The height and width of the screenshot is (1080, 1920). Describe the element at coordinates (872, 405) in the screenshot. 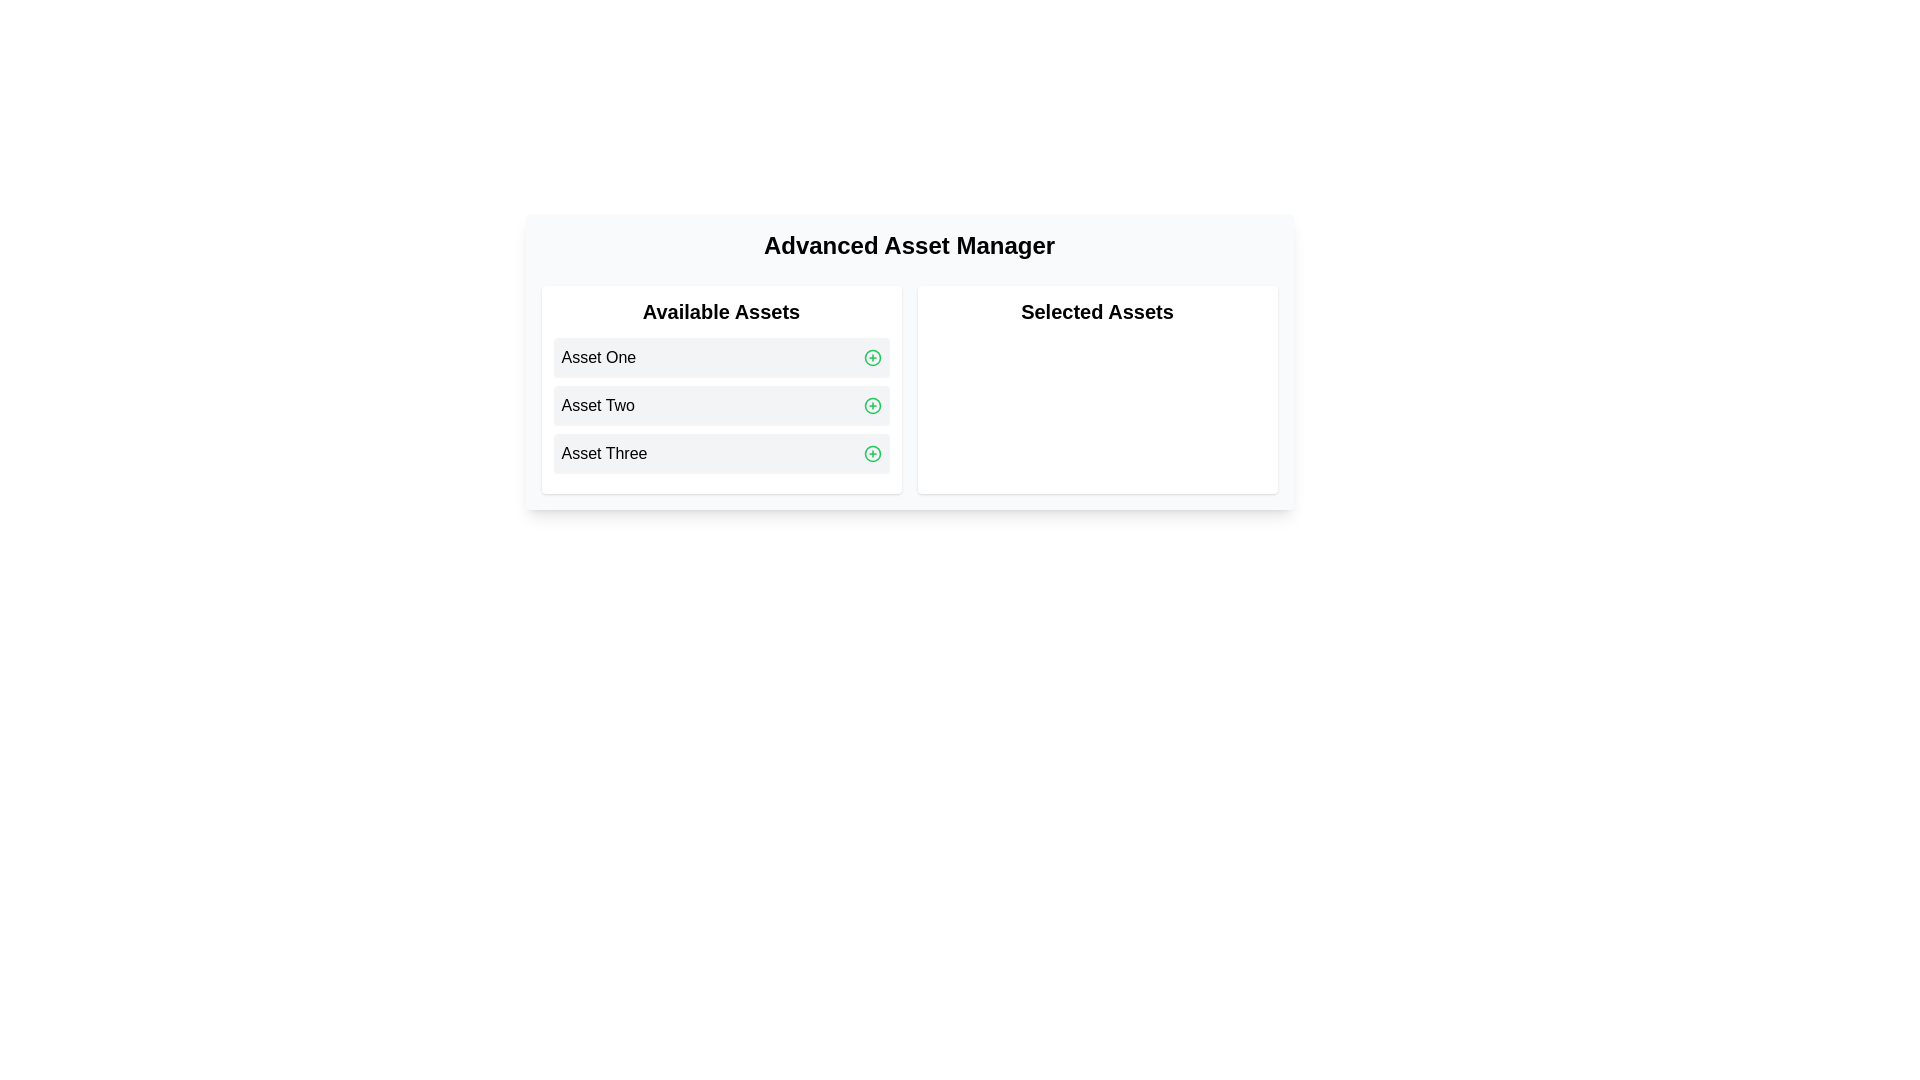

I see `the green circular button with a white plus symbol, located to the right of 'Asset Two'` at that location.